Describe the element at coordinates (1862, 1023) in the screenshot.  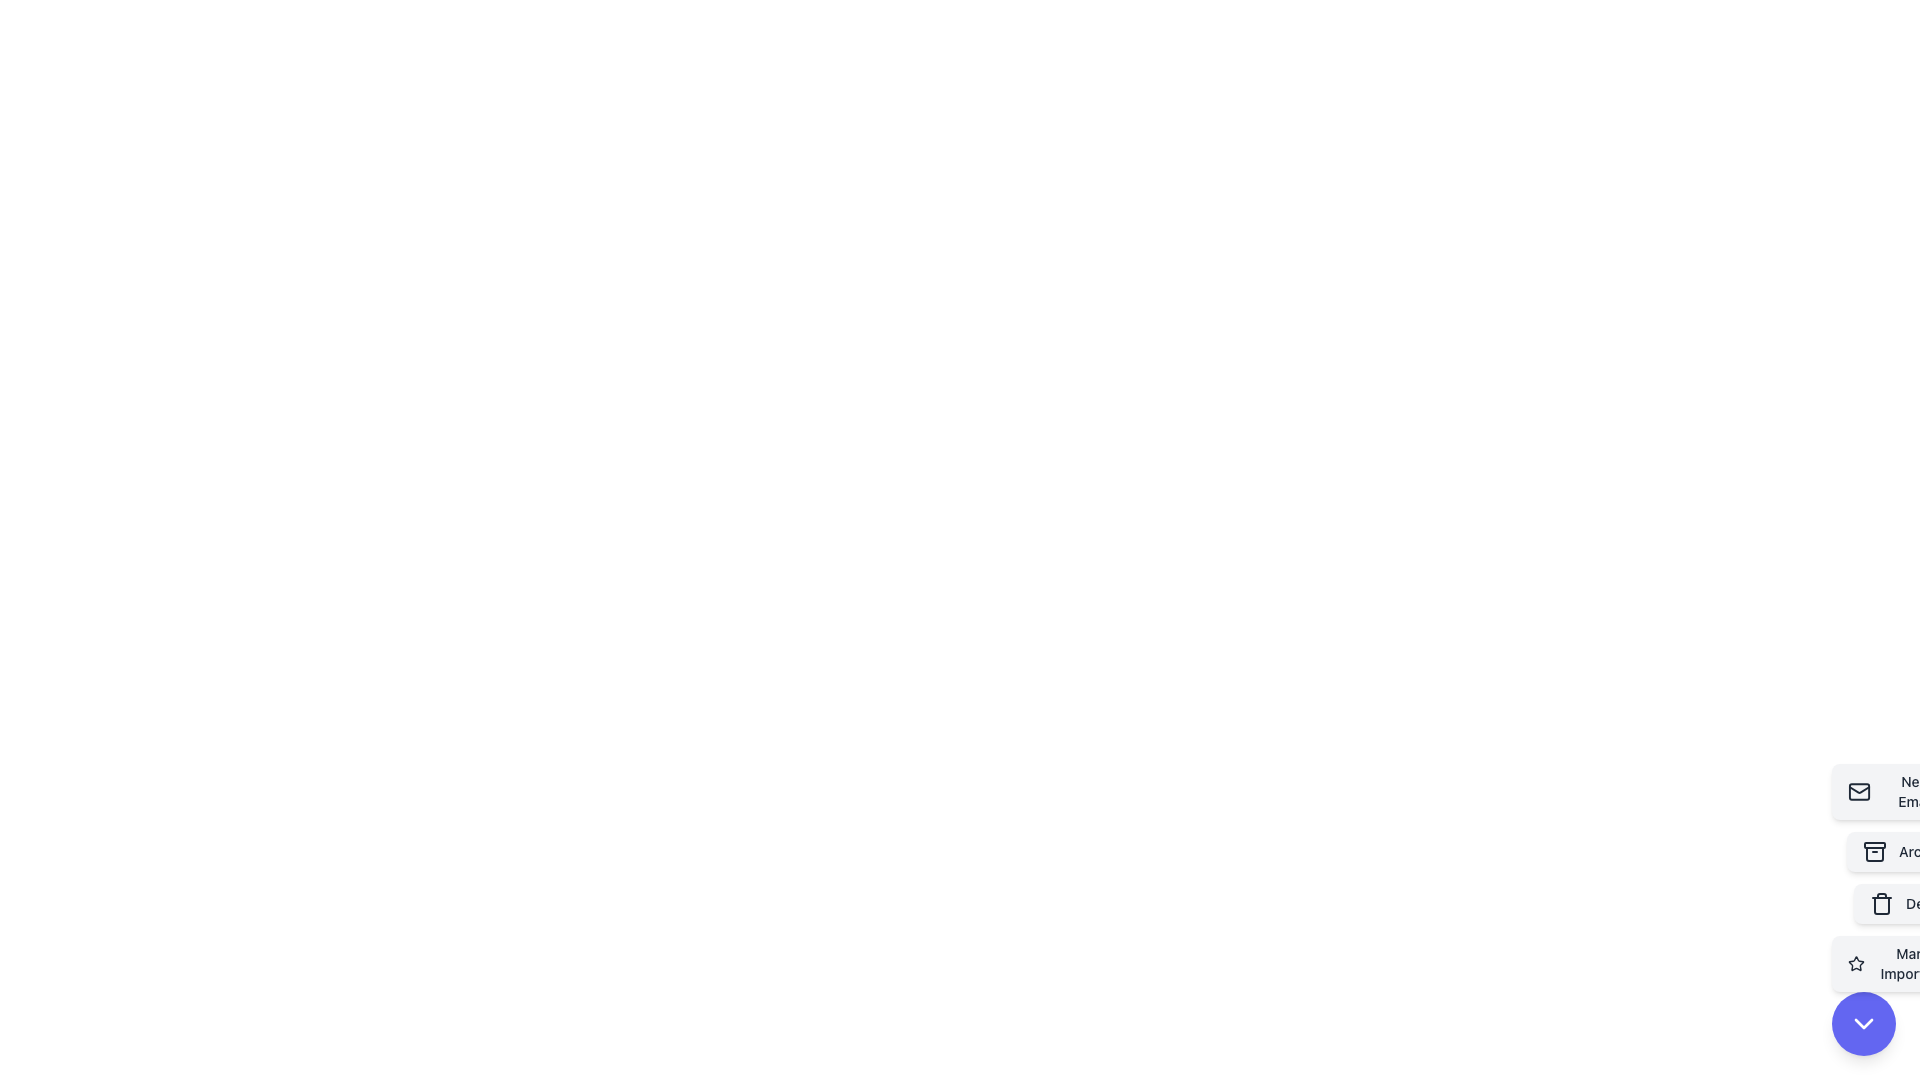
I see `the Chevron icon within the button located at the bottom-right of the interface` at that location.